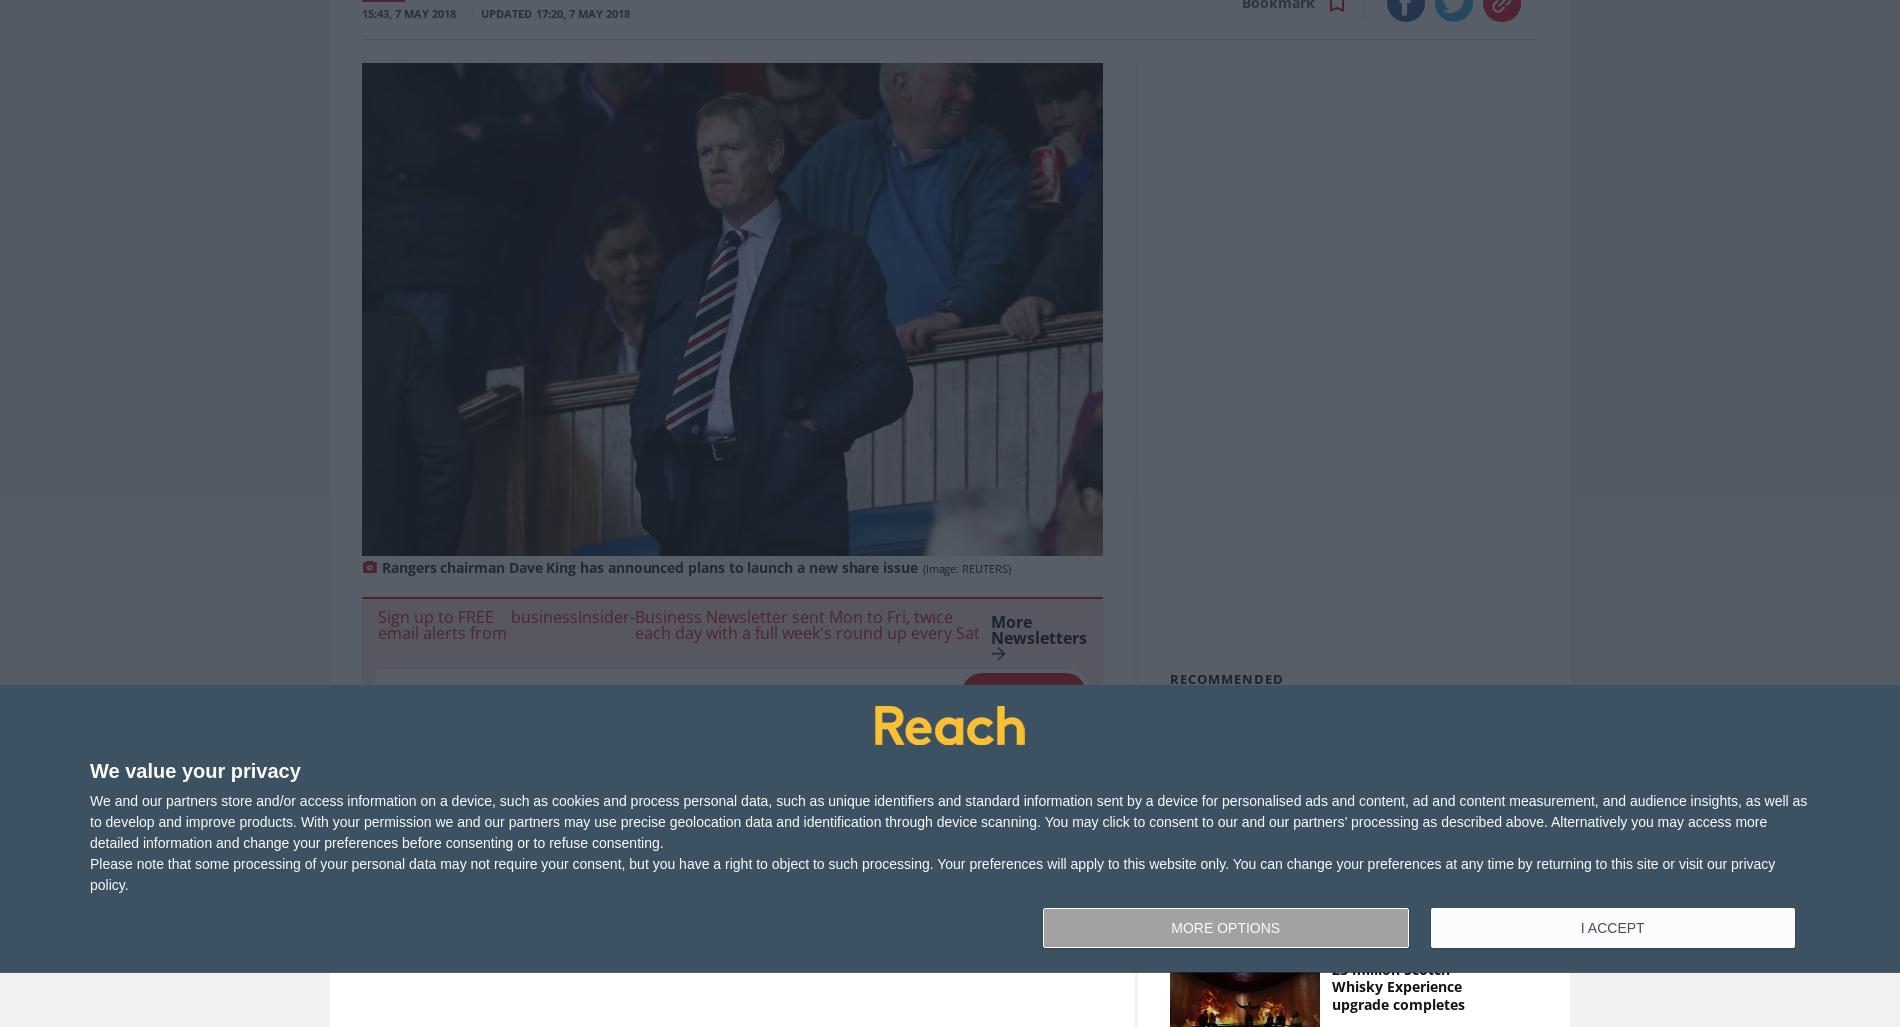  What do you see at coordinates (582, 13) in the screenshot?
I see `'17:20, 7 MAY 2018'` at bounding box center [582, 13].